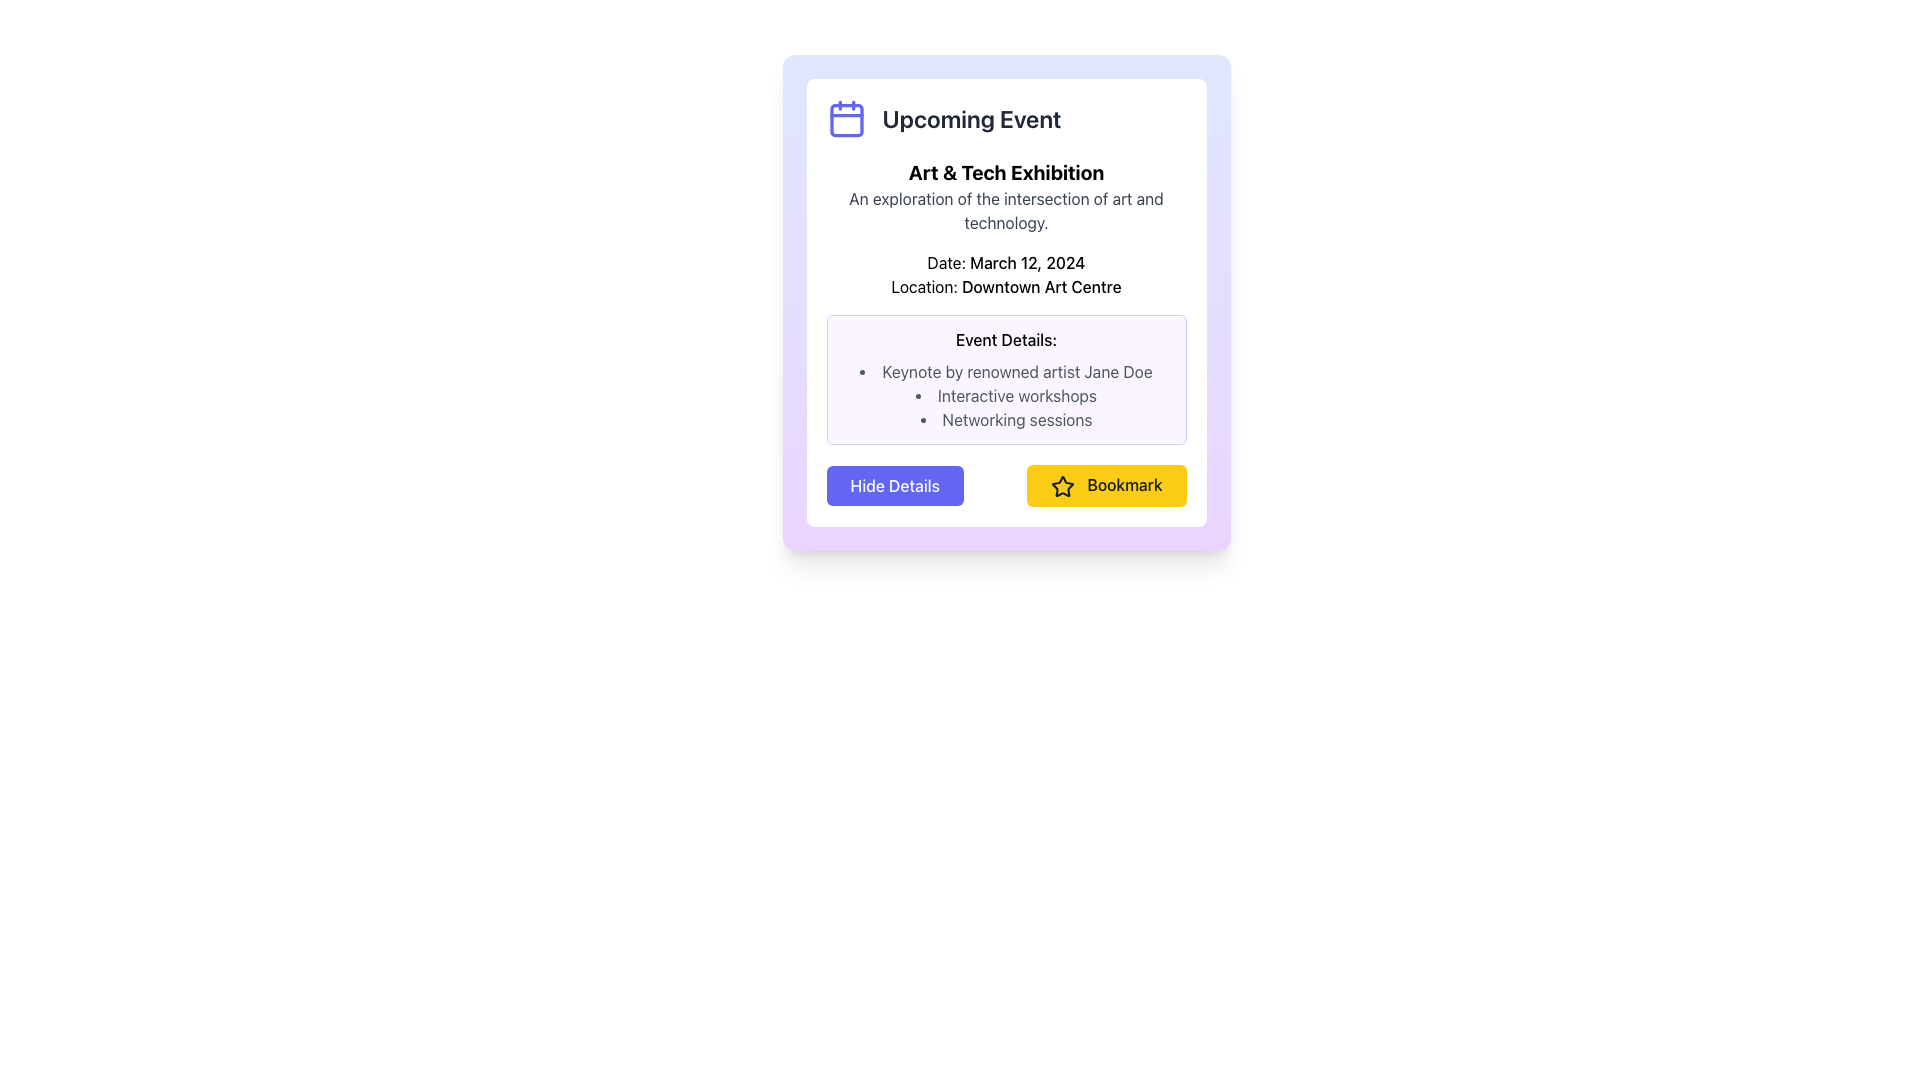  I want to click on the five-pointed star icon with a black outline and yellow fill, which is part of the 'Bookmark' button located, so click(1062, 486).